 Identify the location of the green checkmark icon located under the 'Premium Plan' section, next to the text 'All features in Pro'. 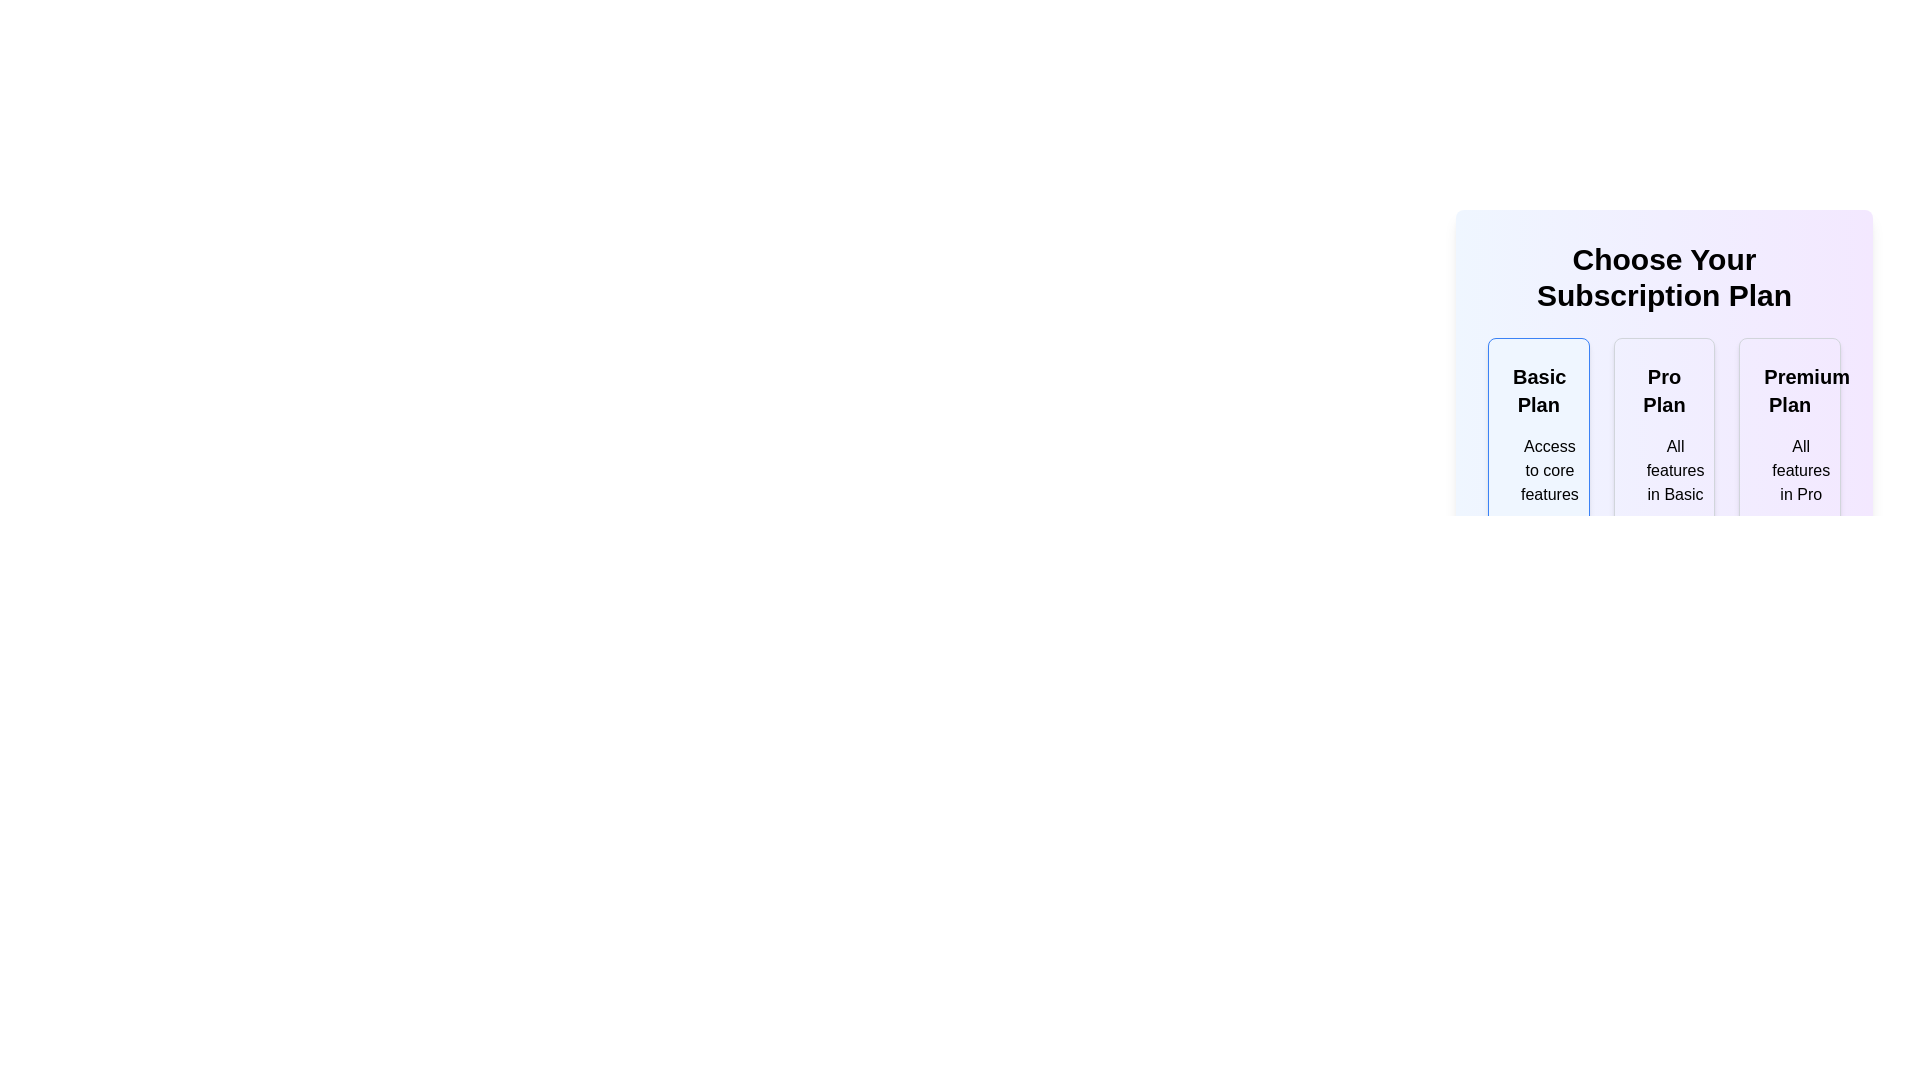
(1776, 472).